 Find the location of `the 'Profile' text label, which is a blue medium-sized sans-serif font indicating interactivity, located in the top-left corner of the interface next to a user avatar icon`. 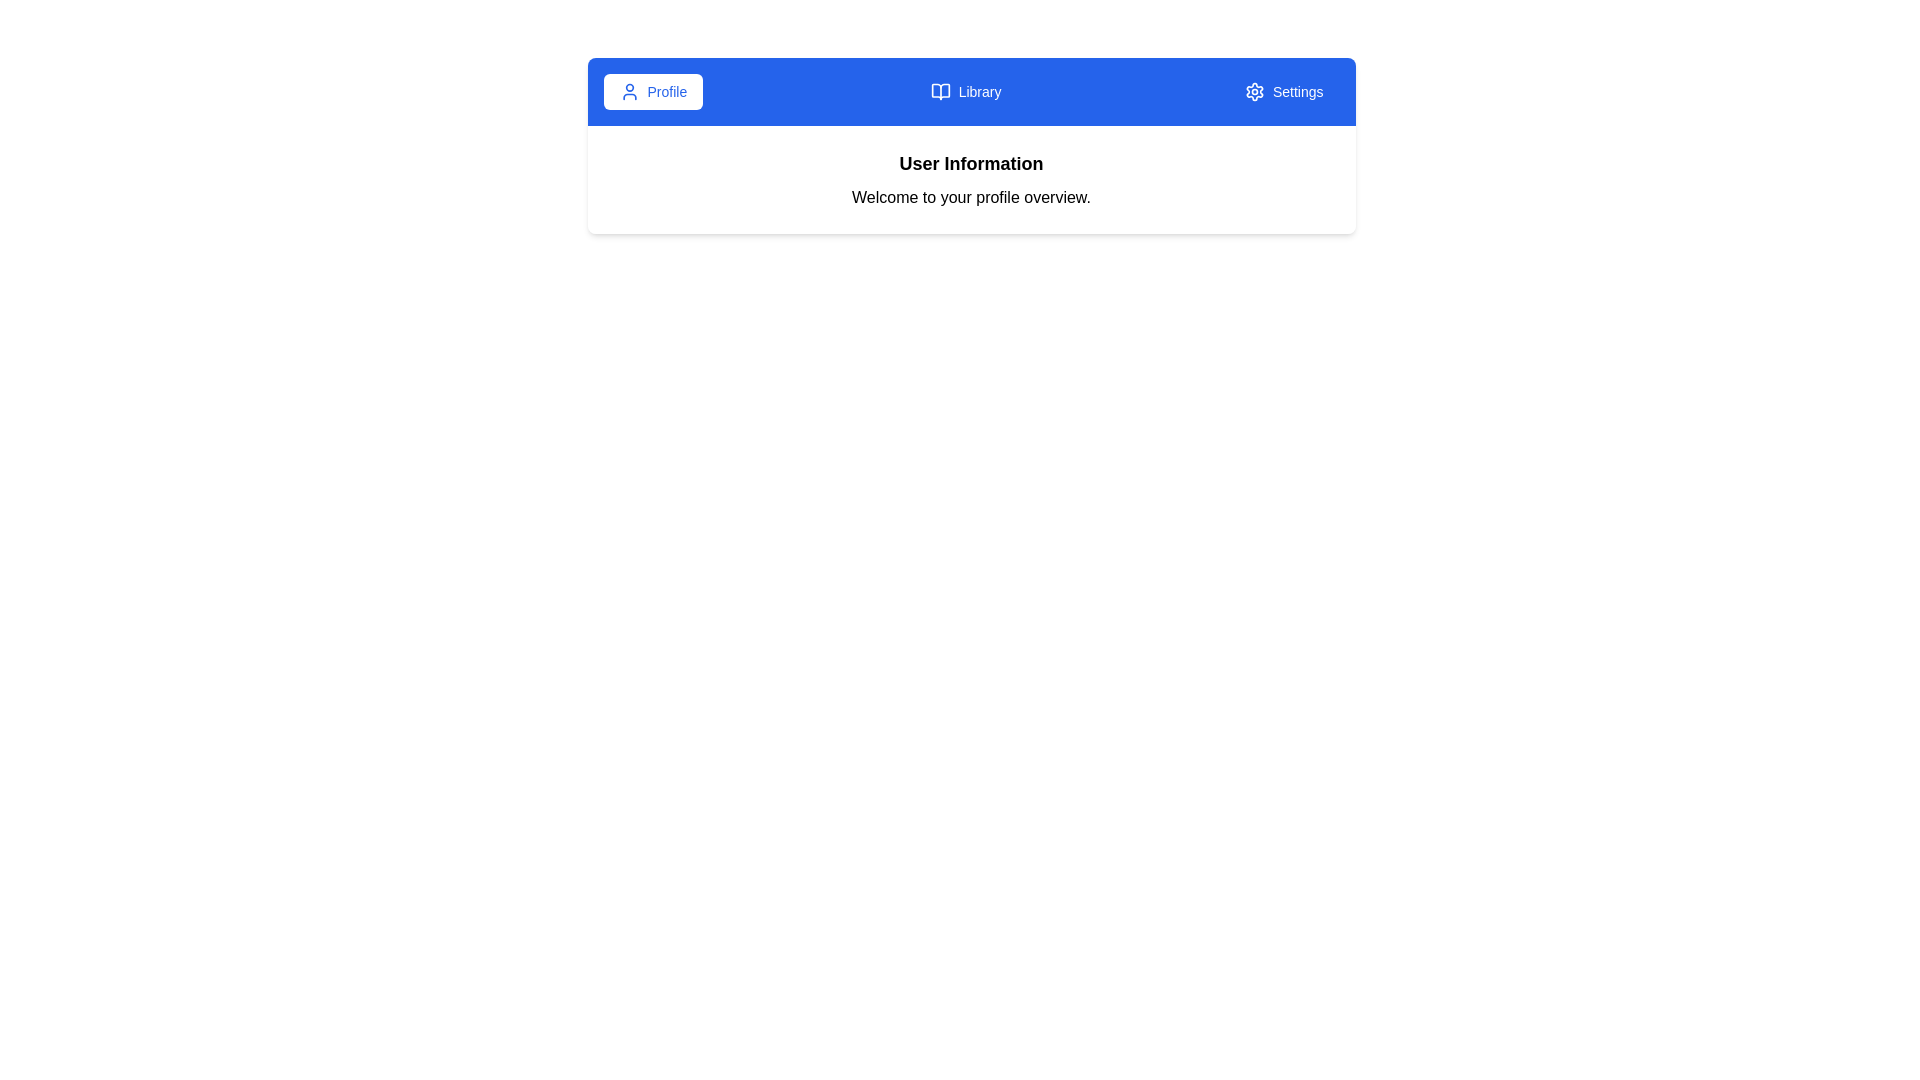

the 'Profile' text label, which is a blue medium-sized sans-serif font indicating interactivity, located in the top-left corner of the interface next to a user avatar icon is located at coordinates (667, 92).